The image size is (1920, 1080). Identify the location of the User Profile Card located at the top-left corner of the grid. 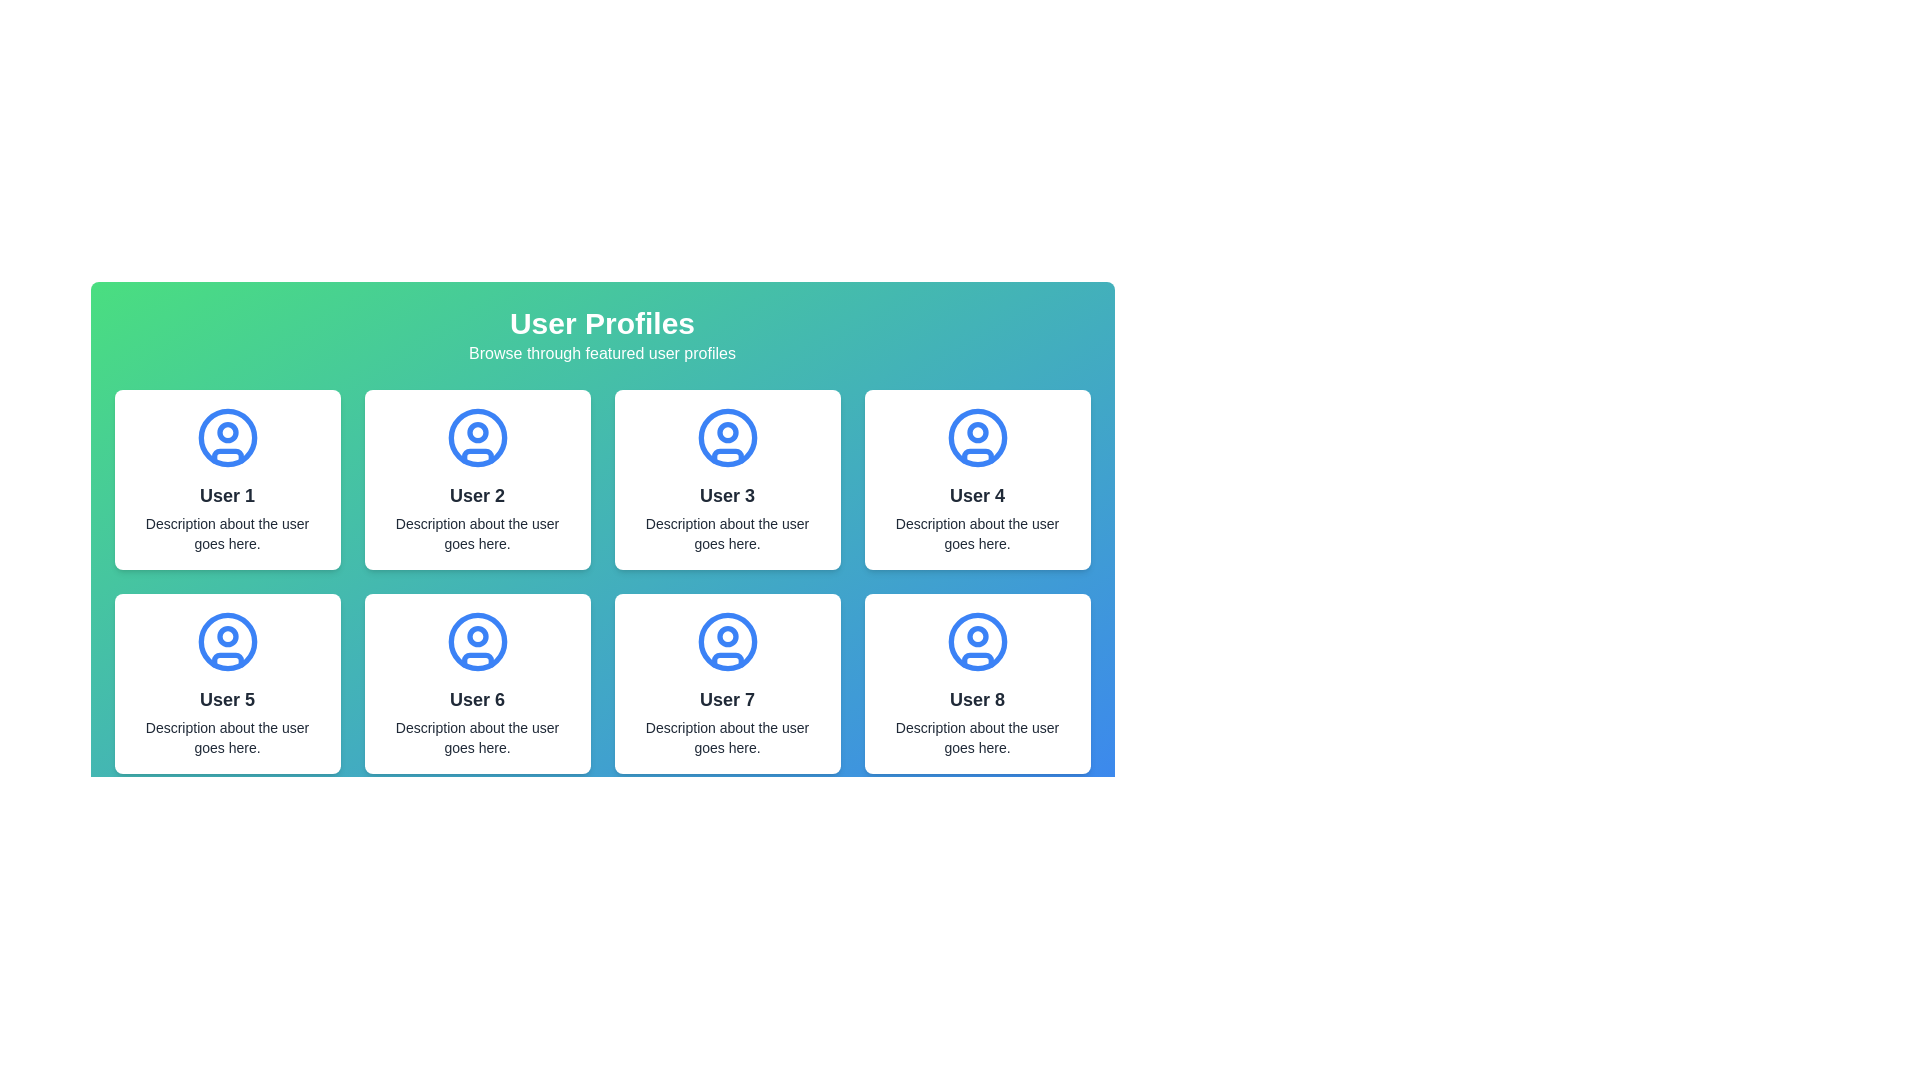
(227, 479).